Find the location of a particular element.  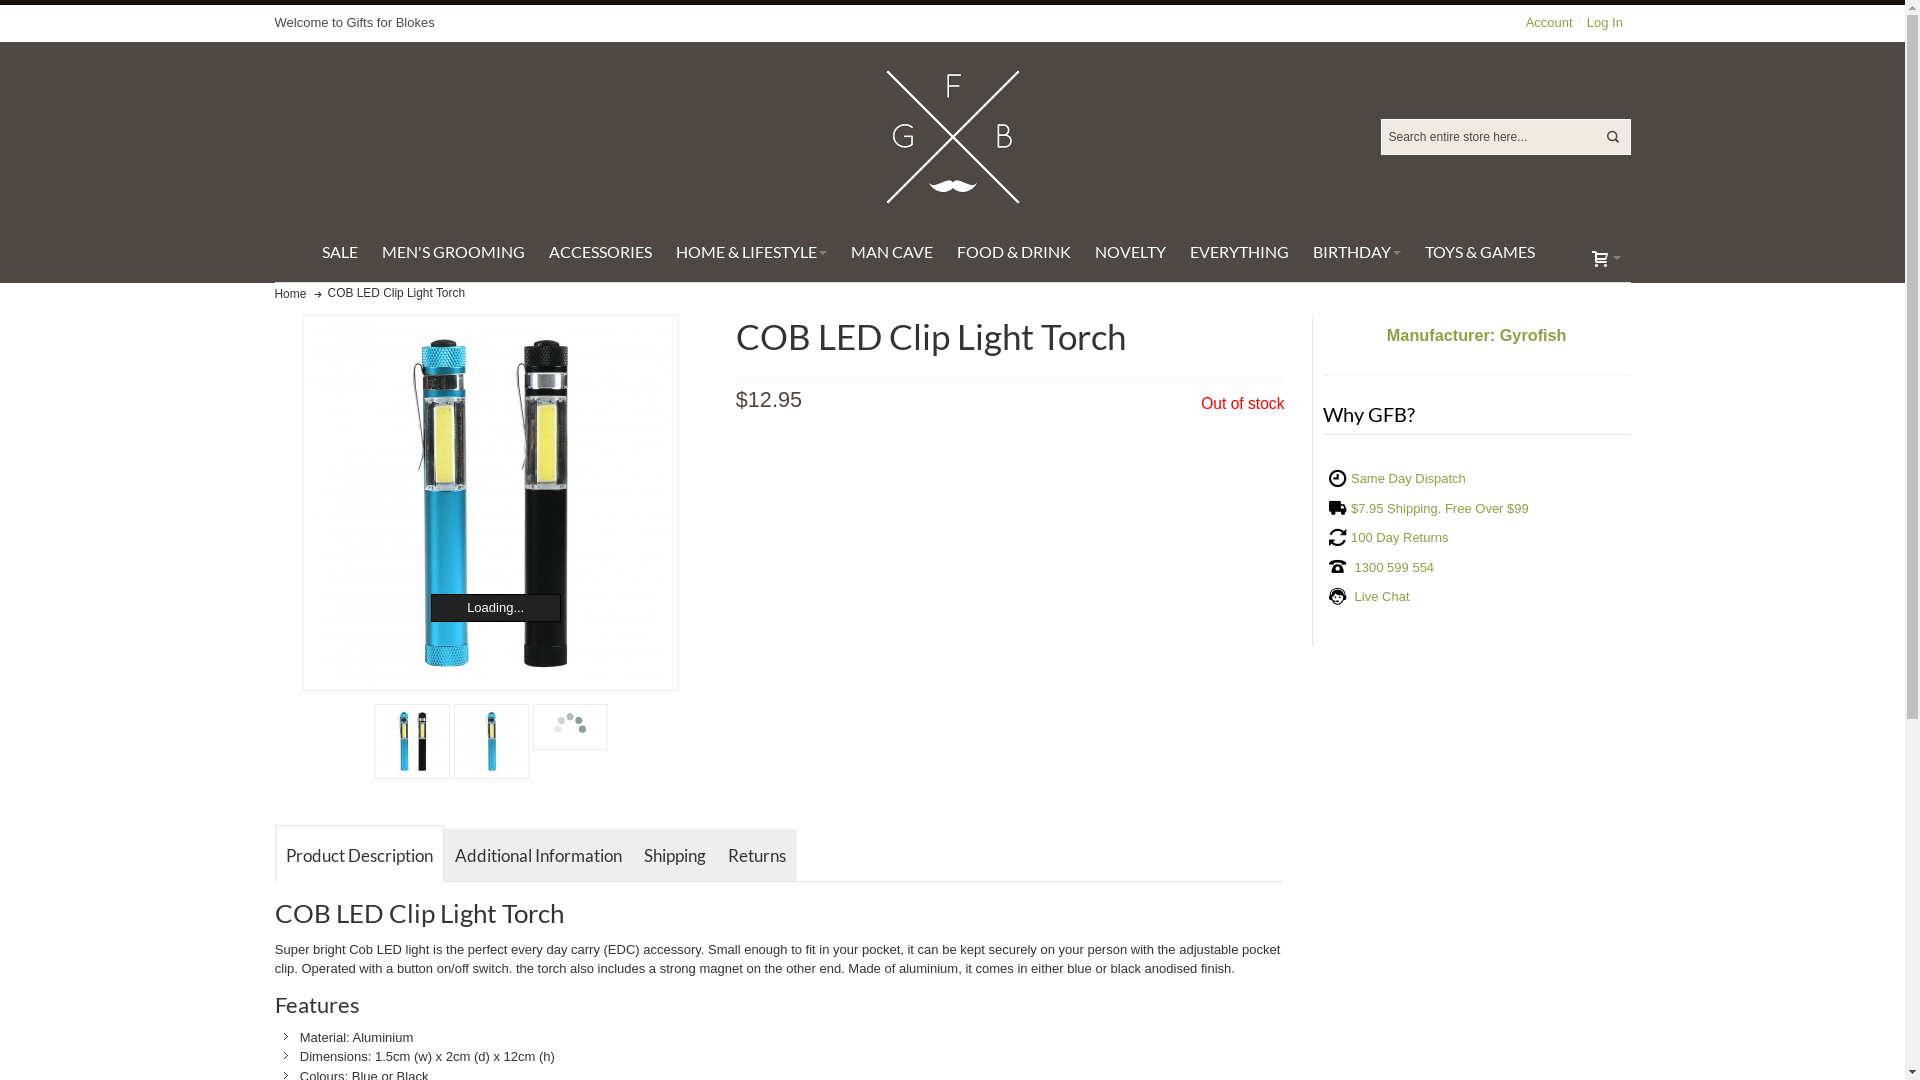

'$7.95 Shipping. Free Over $99' is located at coordinates (1350, 507).